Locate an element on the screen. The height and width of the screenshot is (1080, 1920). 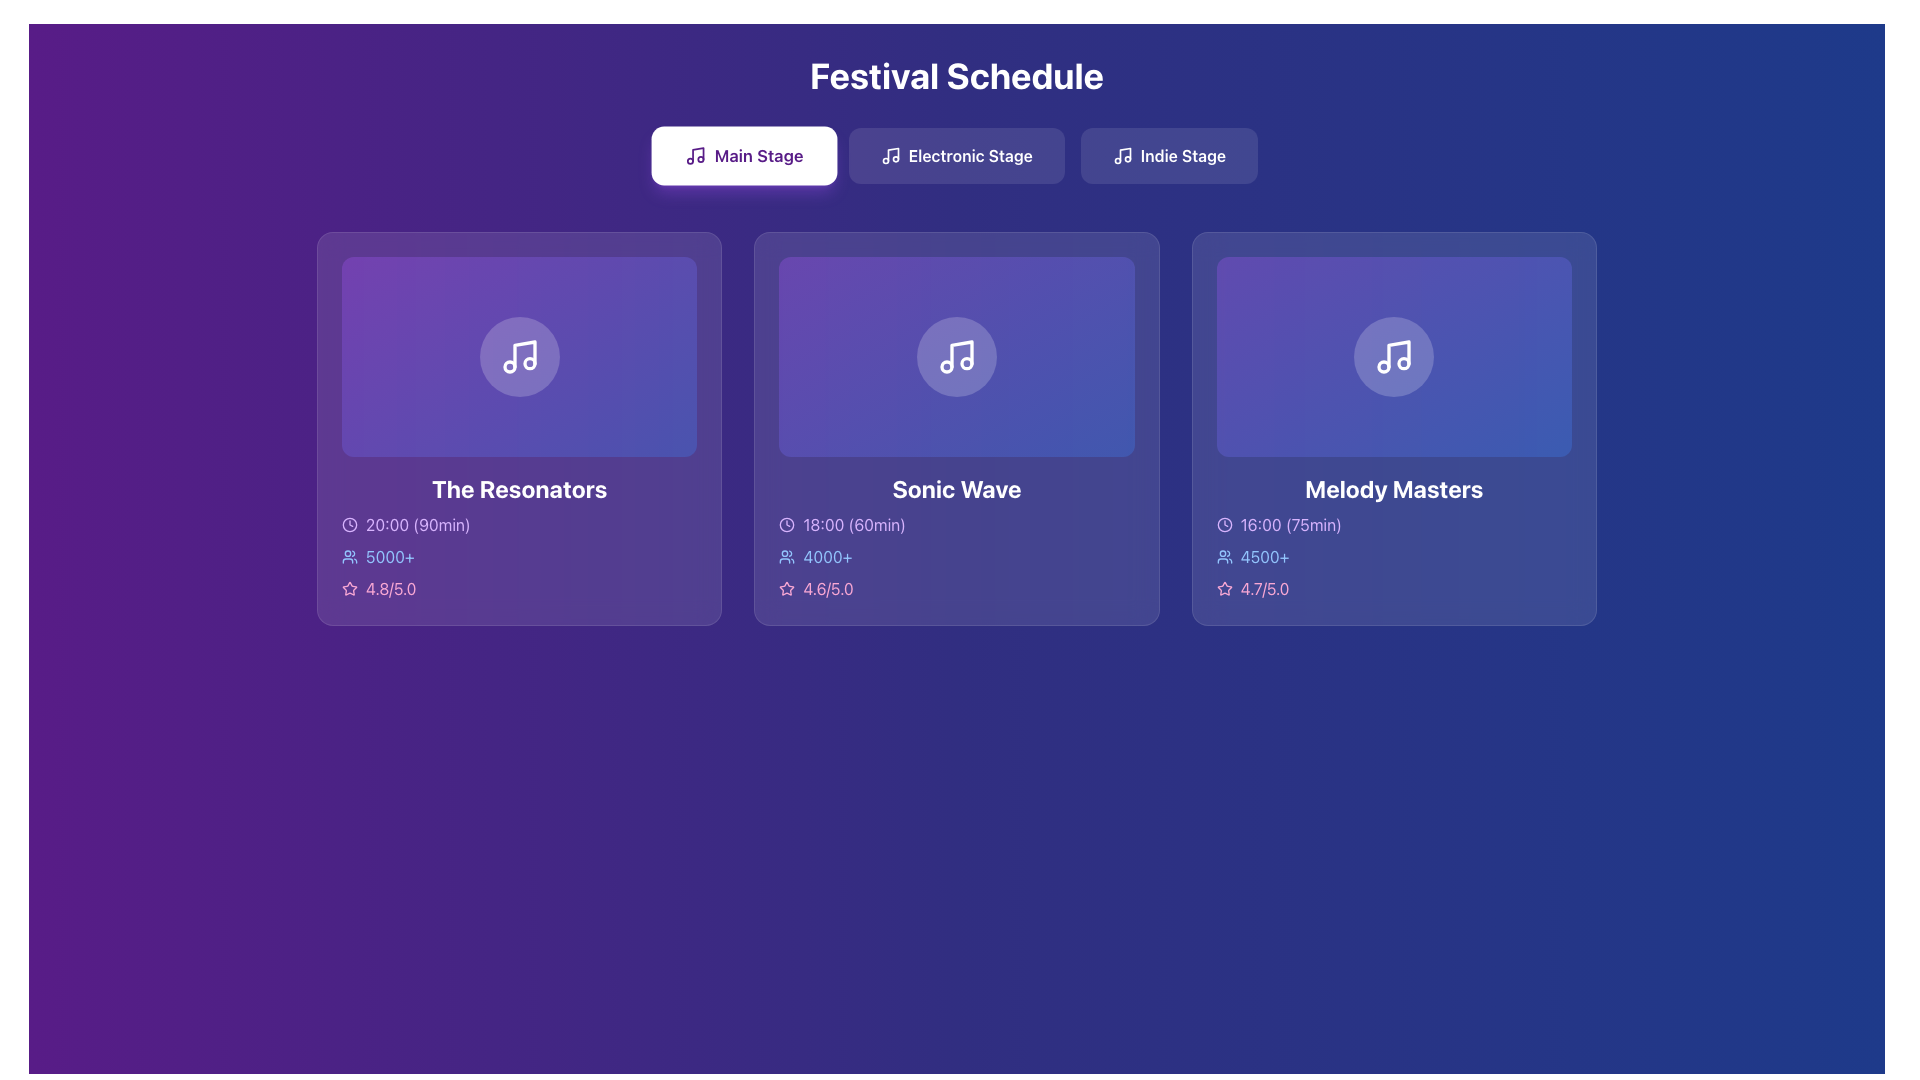
the group of people icon that represents audience size, located to the left of the '4500+' text in the third concert card labeled 'Melody Masters' is located at coordinates (1223, 556).